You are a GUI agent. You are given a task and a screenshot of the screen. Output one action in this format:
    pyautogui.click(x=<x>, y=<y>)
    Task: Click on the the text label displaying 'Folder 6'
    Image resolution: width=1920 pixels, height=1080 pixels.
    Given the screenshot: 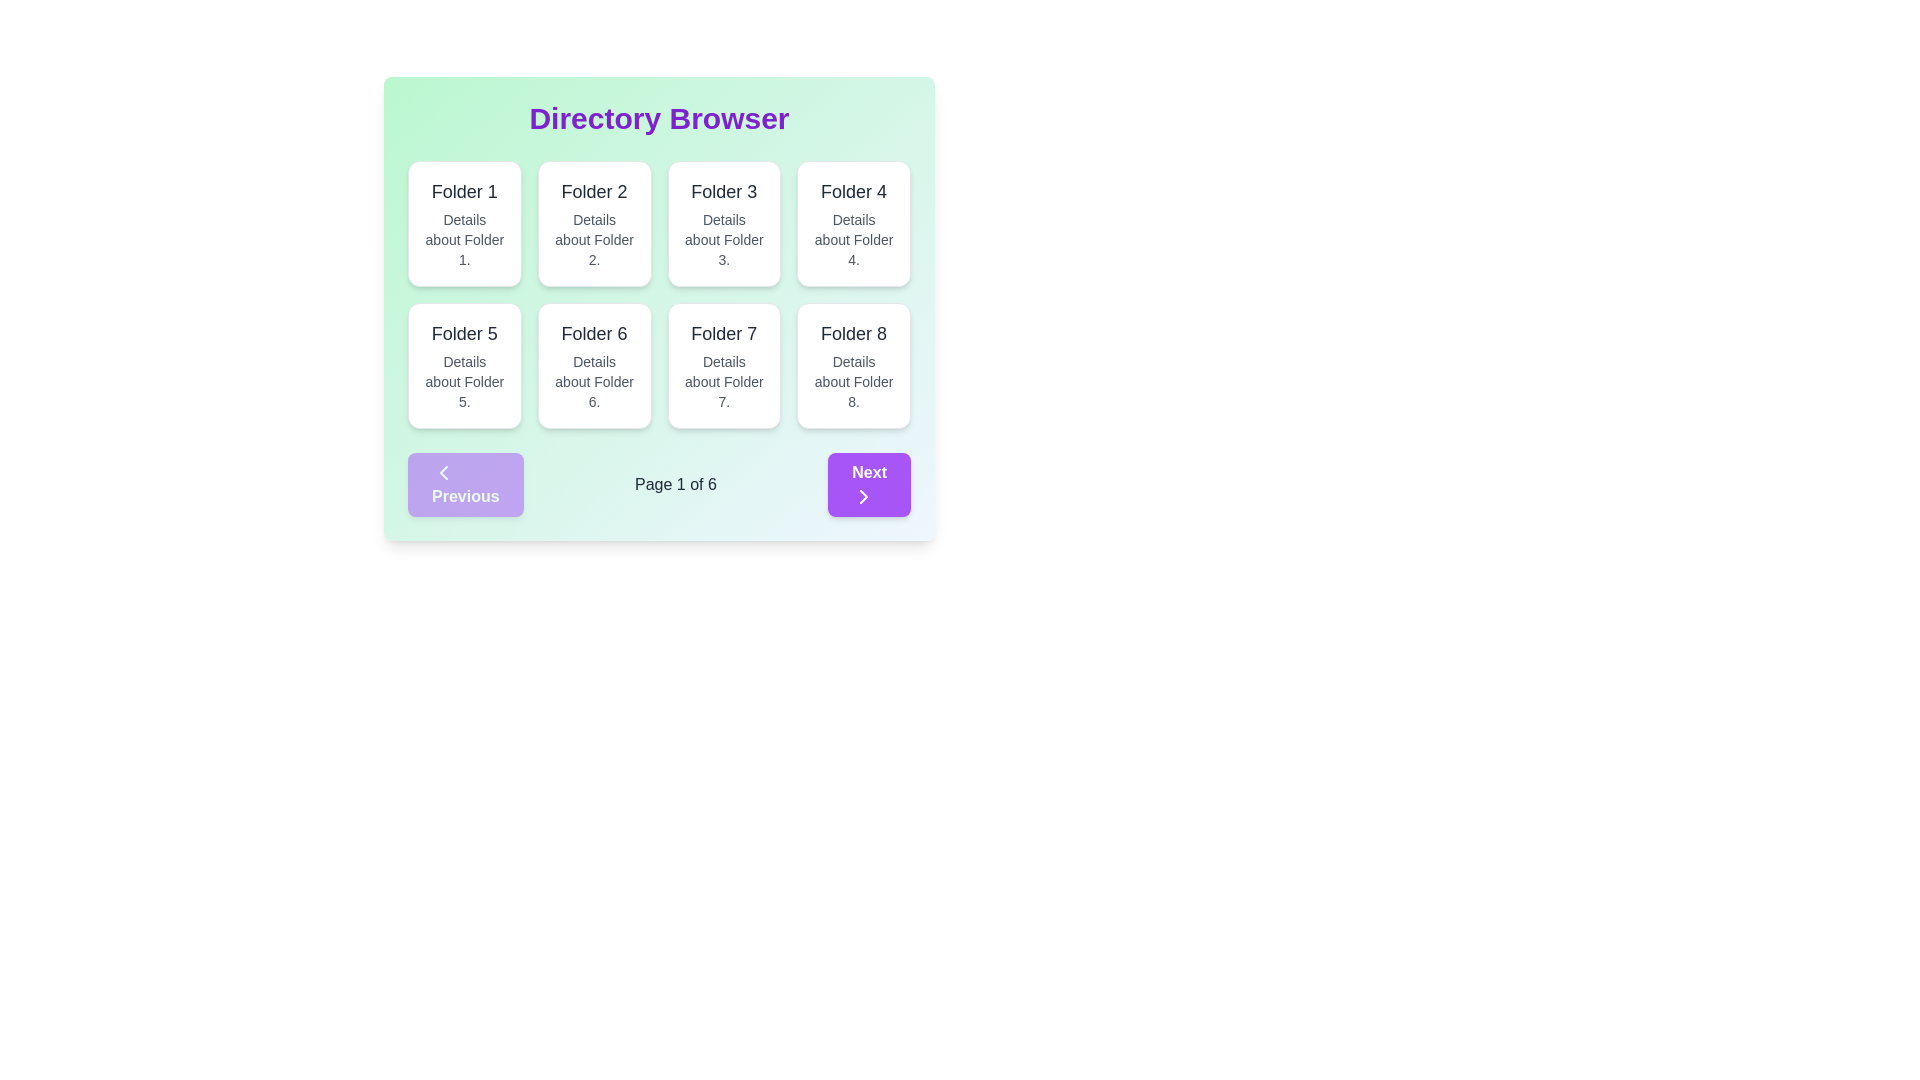 What is the action you would take?
    pyautogui.click(x=593, y=333)
    